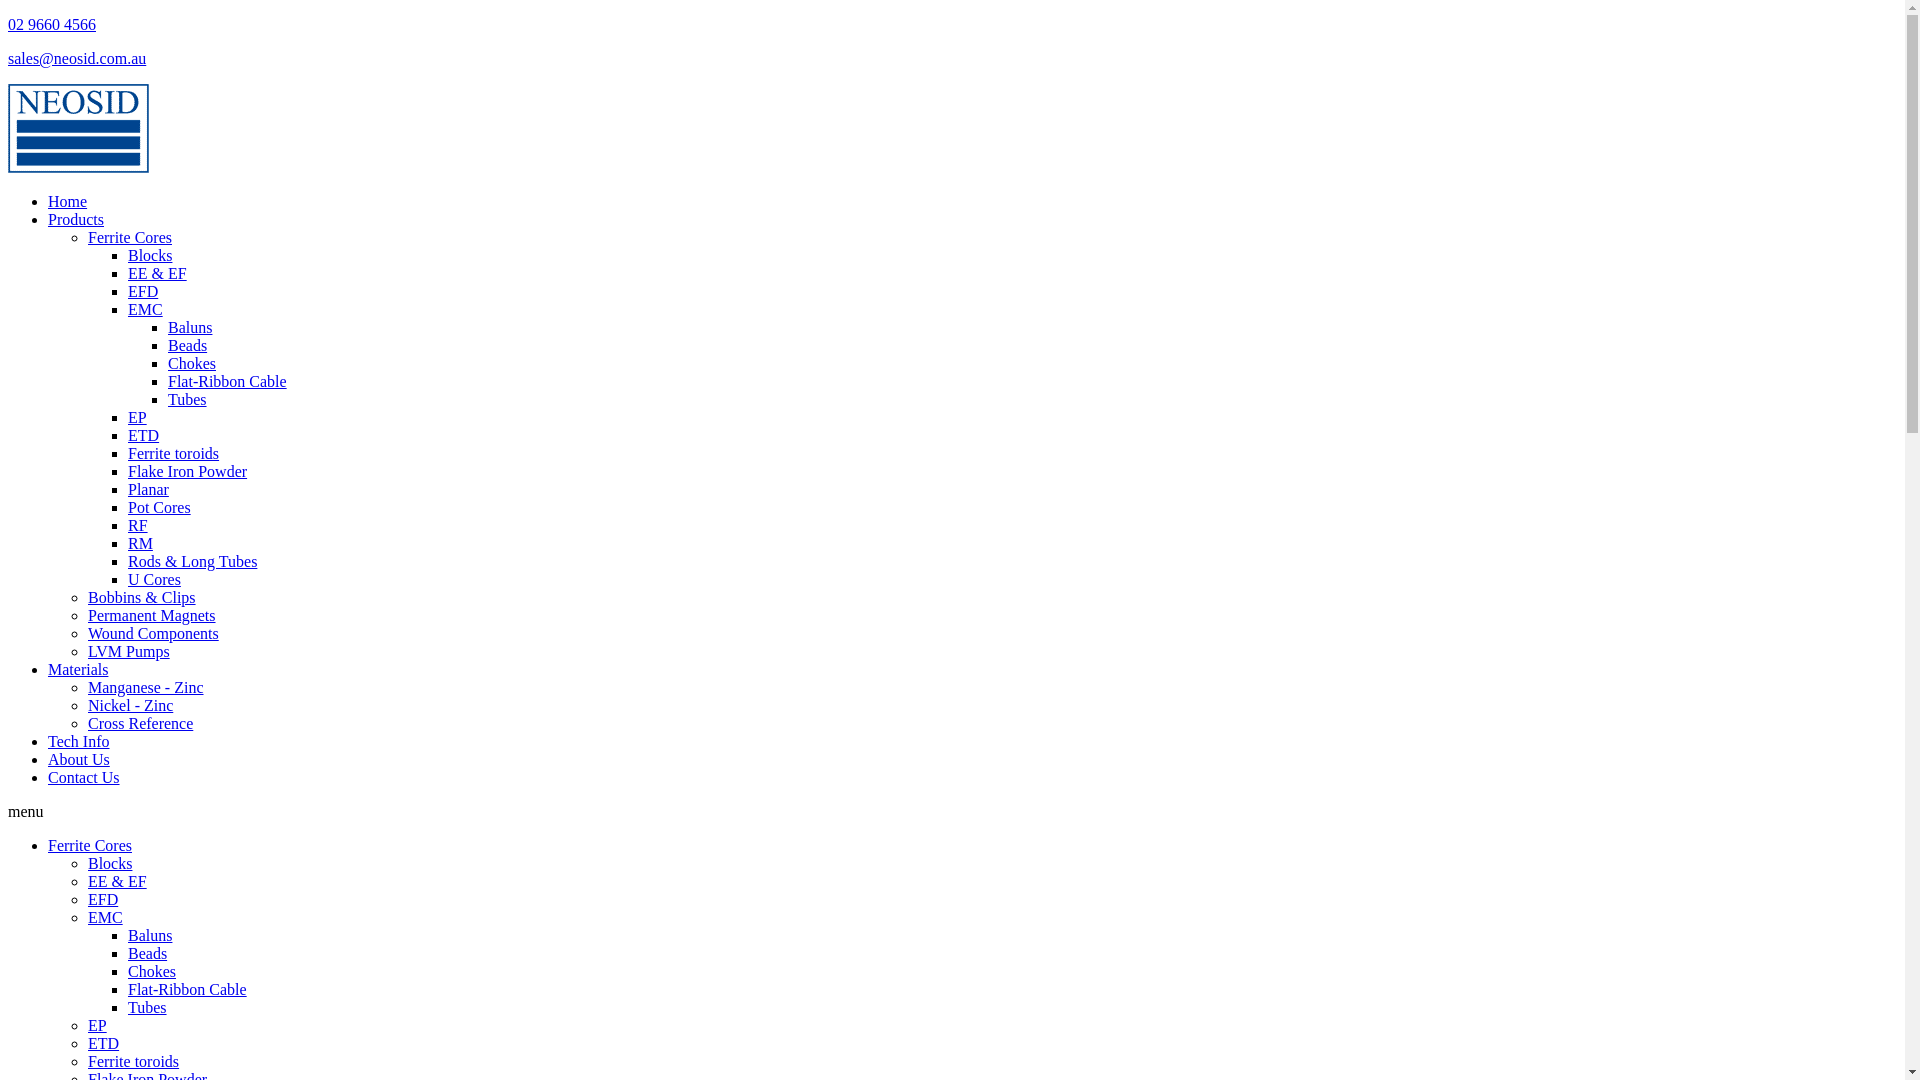  I want to click on 'EP', so click(96, 1025).